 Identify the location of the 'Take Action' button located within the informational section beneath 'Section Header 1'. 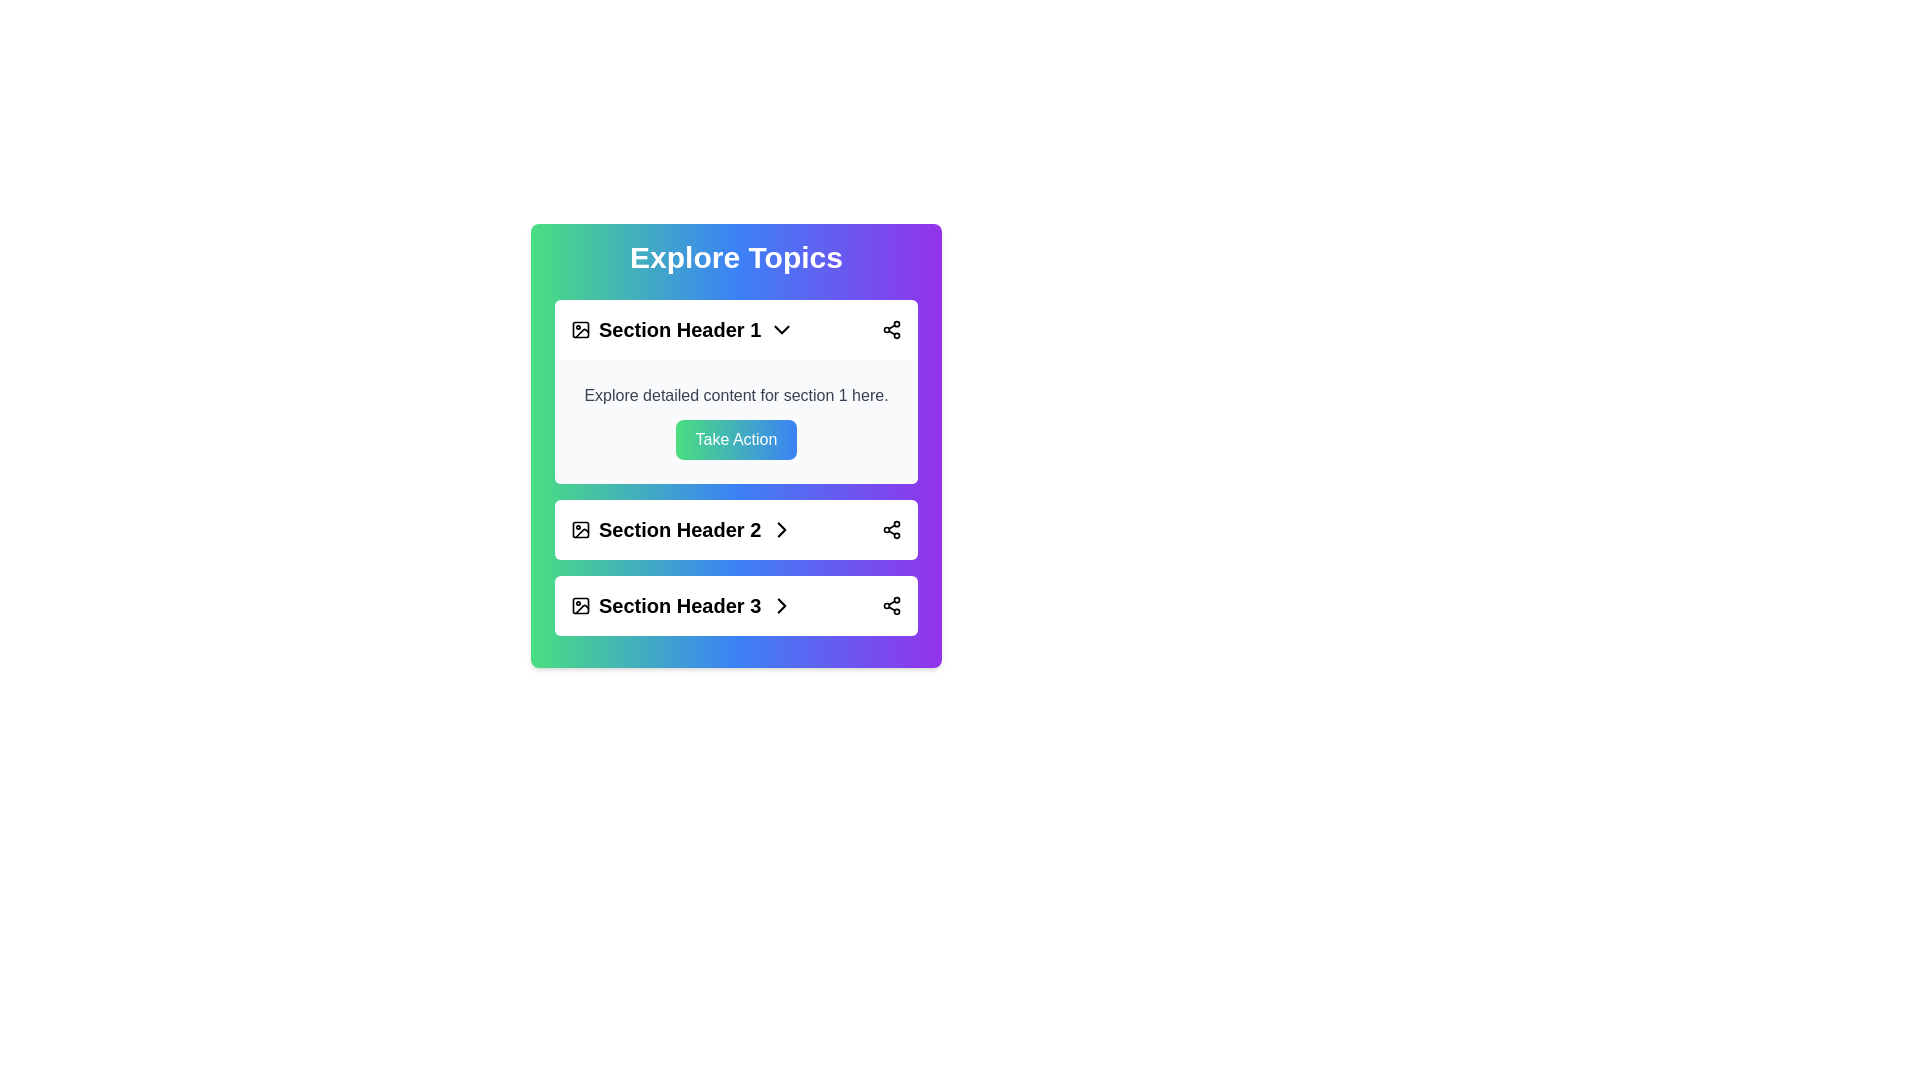
(735, 420).